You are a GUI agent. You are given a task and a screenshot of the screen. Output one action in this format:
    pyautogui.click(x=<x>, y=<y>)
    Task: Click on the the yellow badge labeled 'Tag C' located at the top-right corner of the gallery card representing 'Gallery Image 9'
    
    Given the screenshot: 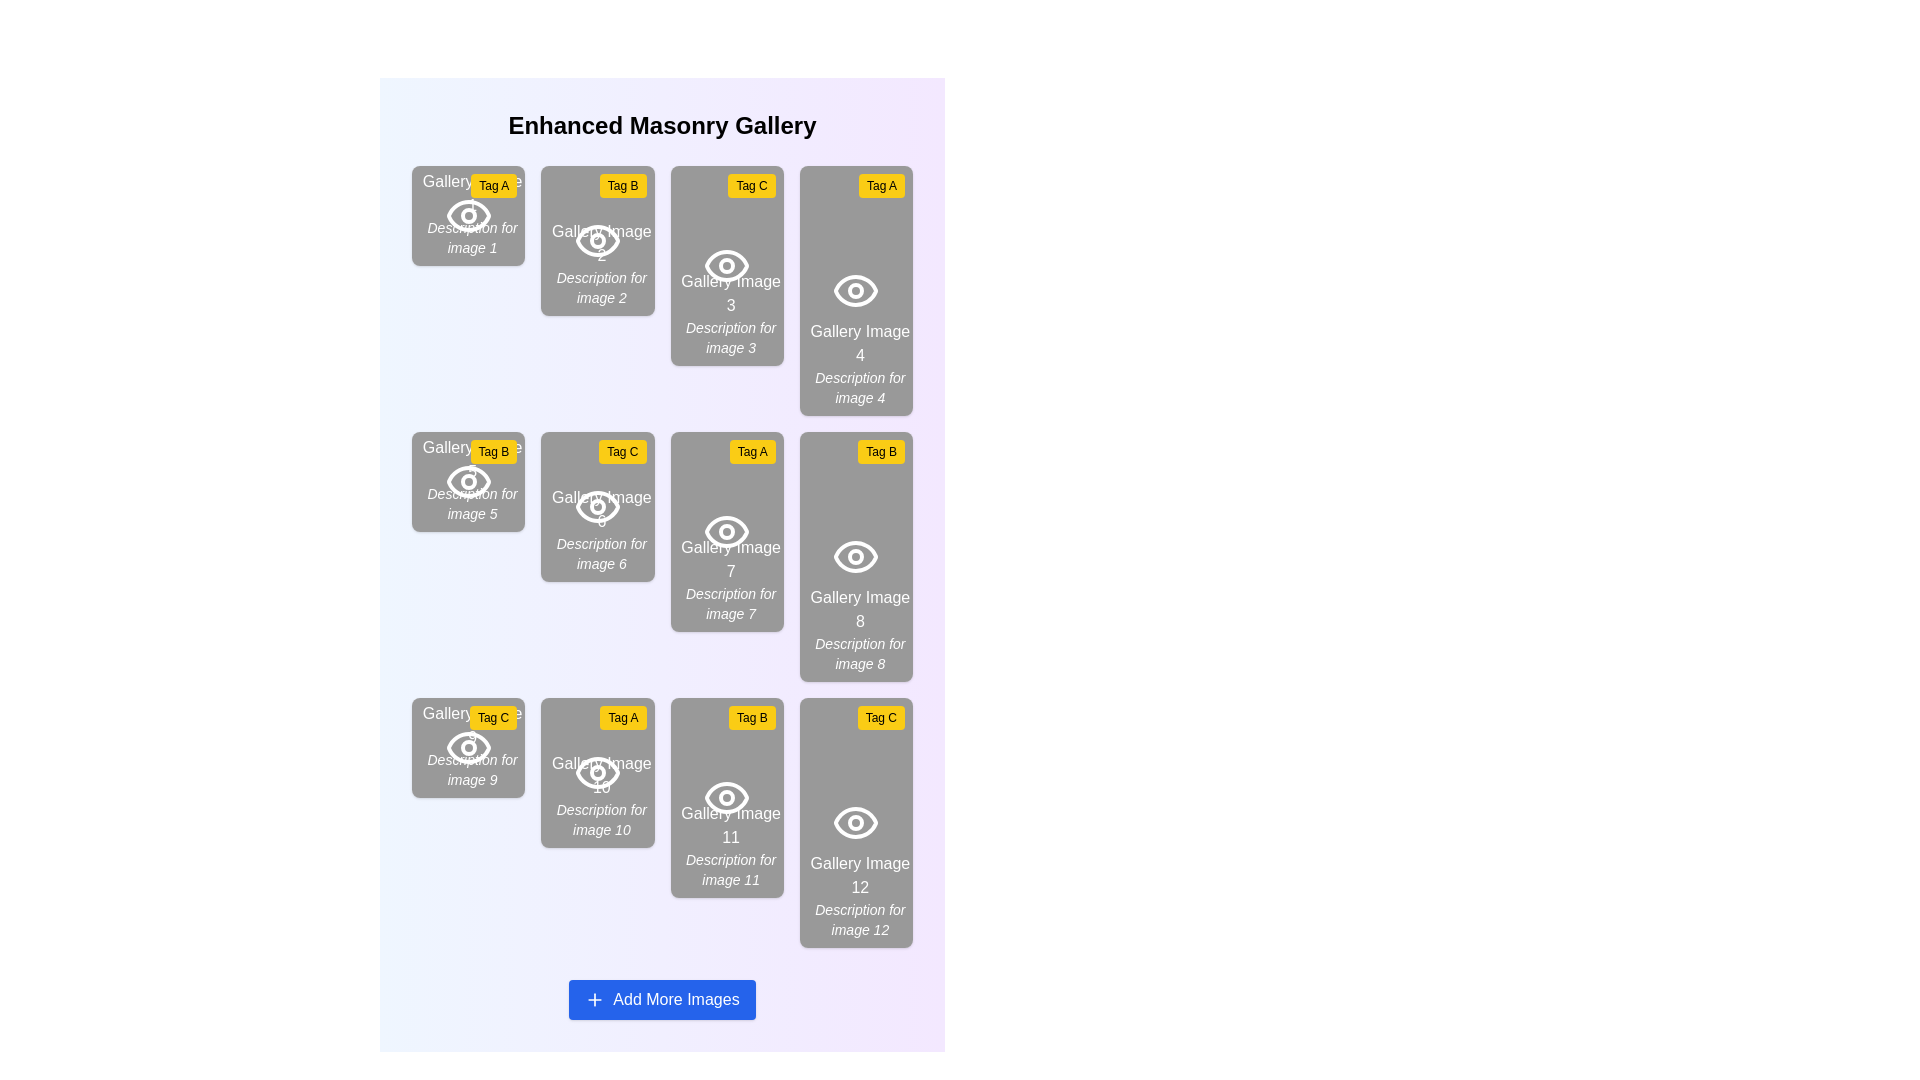 What is the action you would take?
    pyautogui.click(x=467, y=748)
    